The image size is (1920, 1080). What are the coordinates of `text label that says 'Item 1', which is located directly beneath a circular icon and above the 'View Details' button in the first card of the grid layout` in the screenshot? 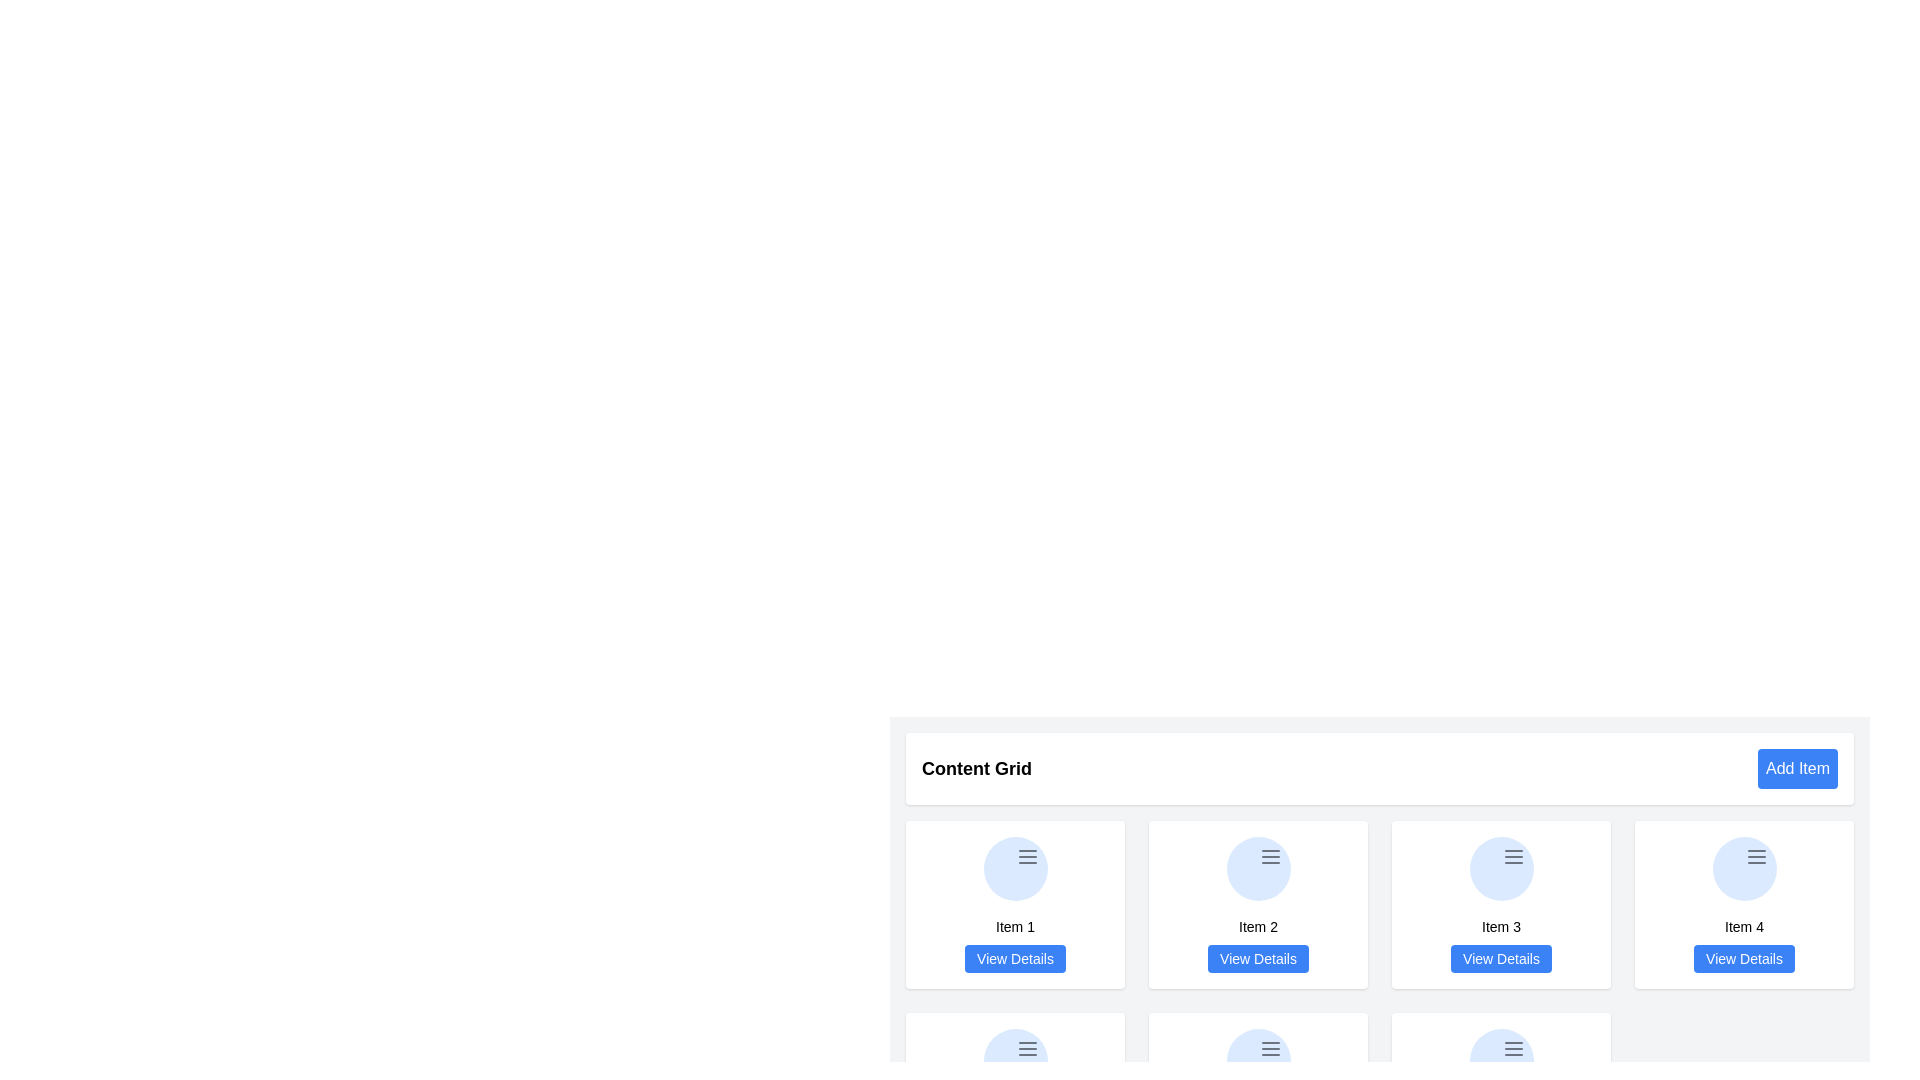 It's located at (1015, 926).